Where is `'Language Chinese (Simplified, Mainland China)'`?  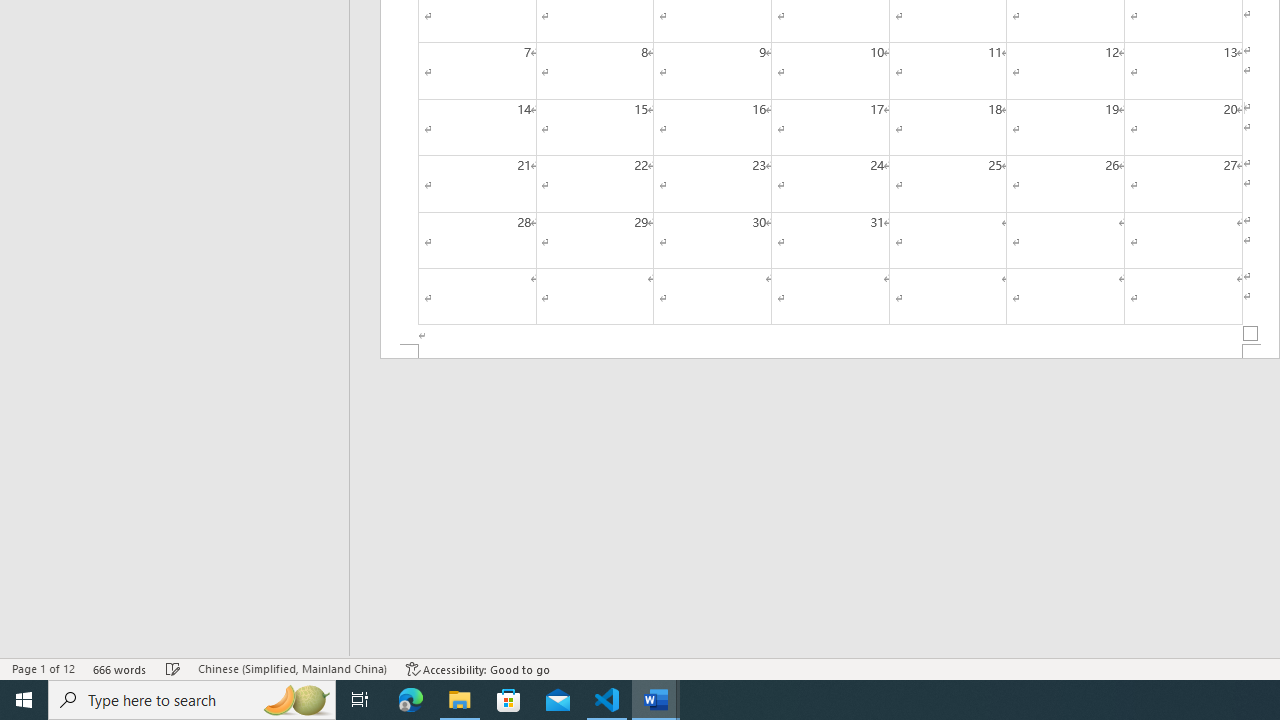
'Language Chinese (Simplified, Mainland China)' is located at coordinates (291, 669).